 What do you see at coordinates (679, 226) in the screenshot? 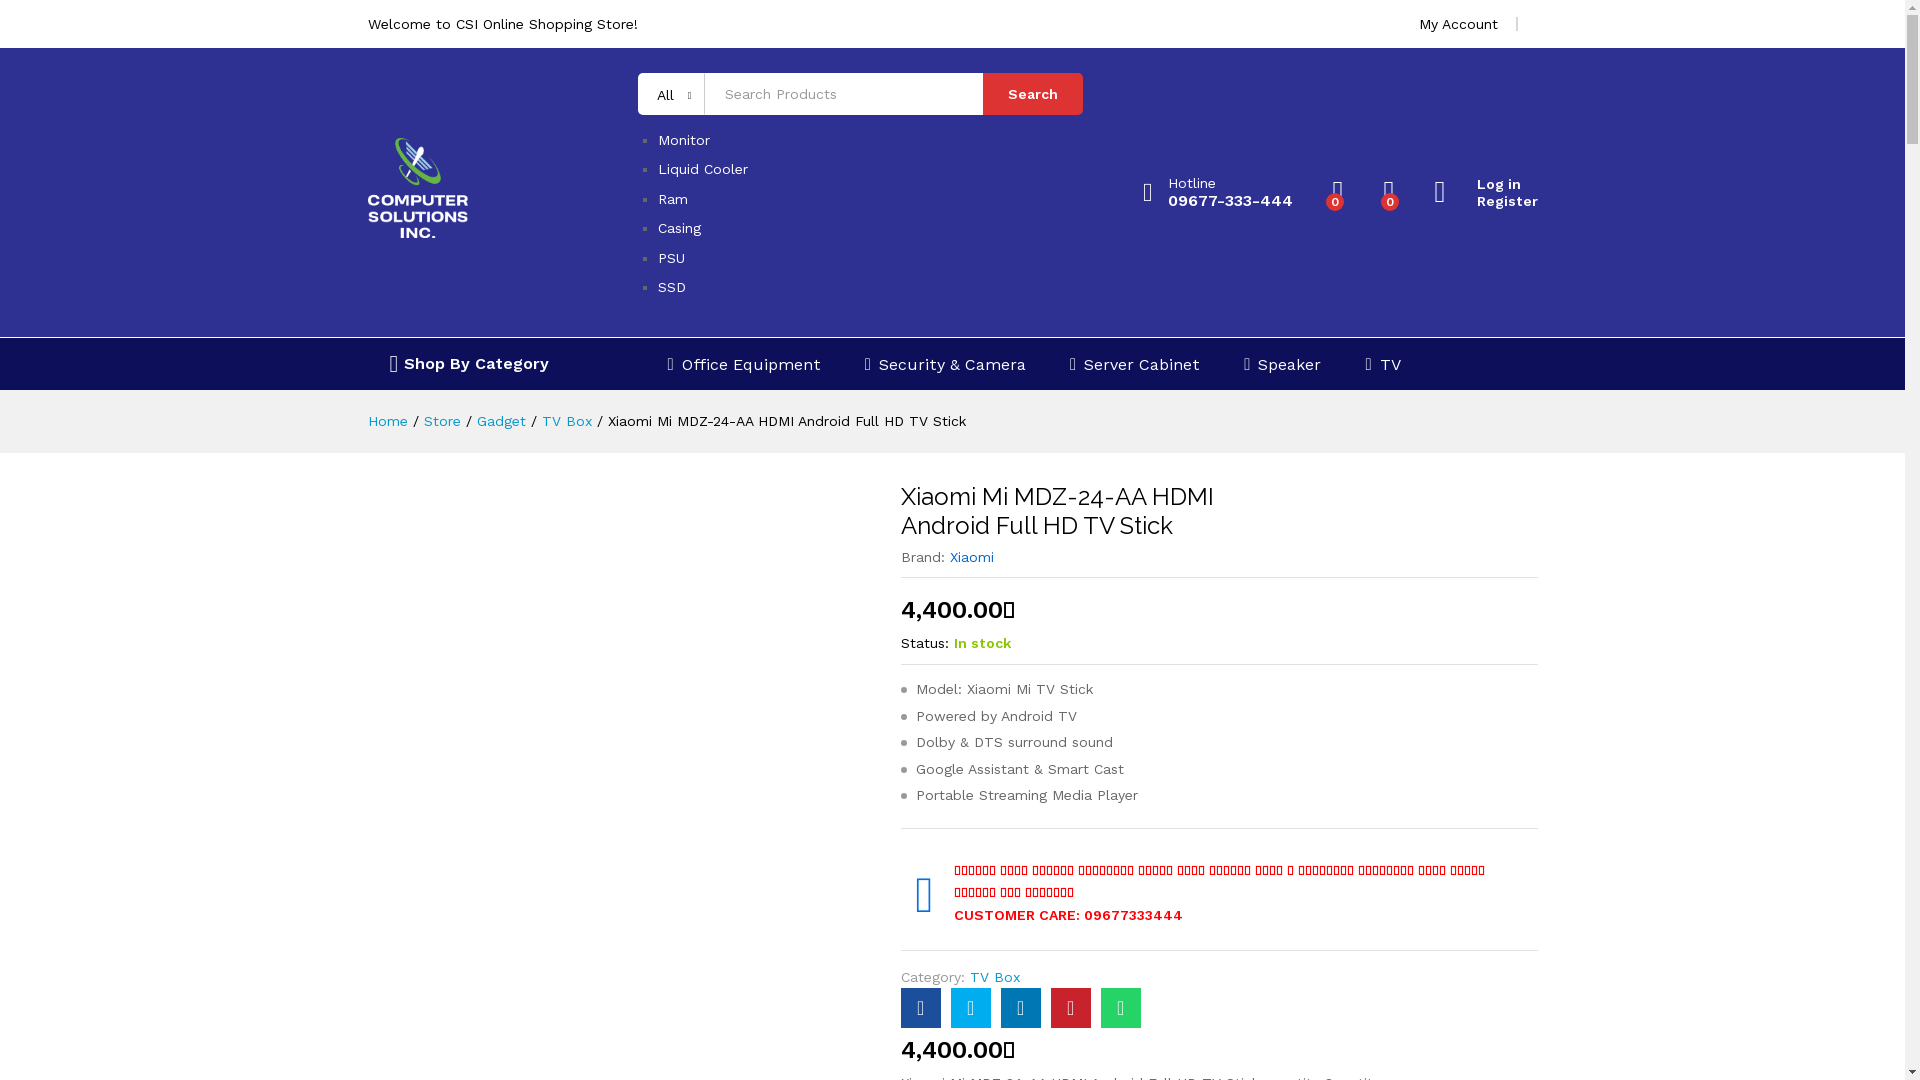
I see `'Casing'` at bounding box center [679, 226].